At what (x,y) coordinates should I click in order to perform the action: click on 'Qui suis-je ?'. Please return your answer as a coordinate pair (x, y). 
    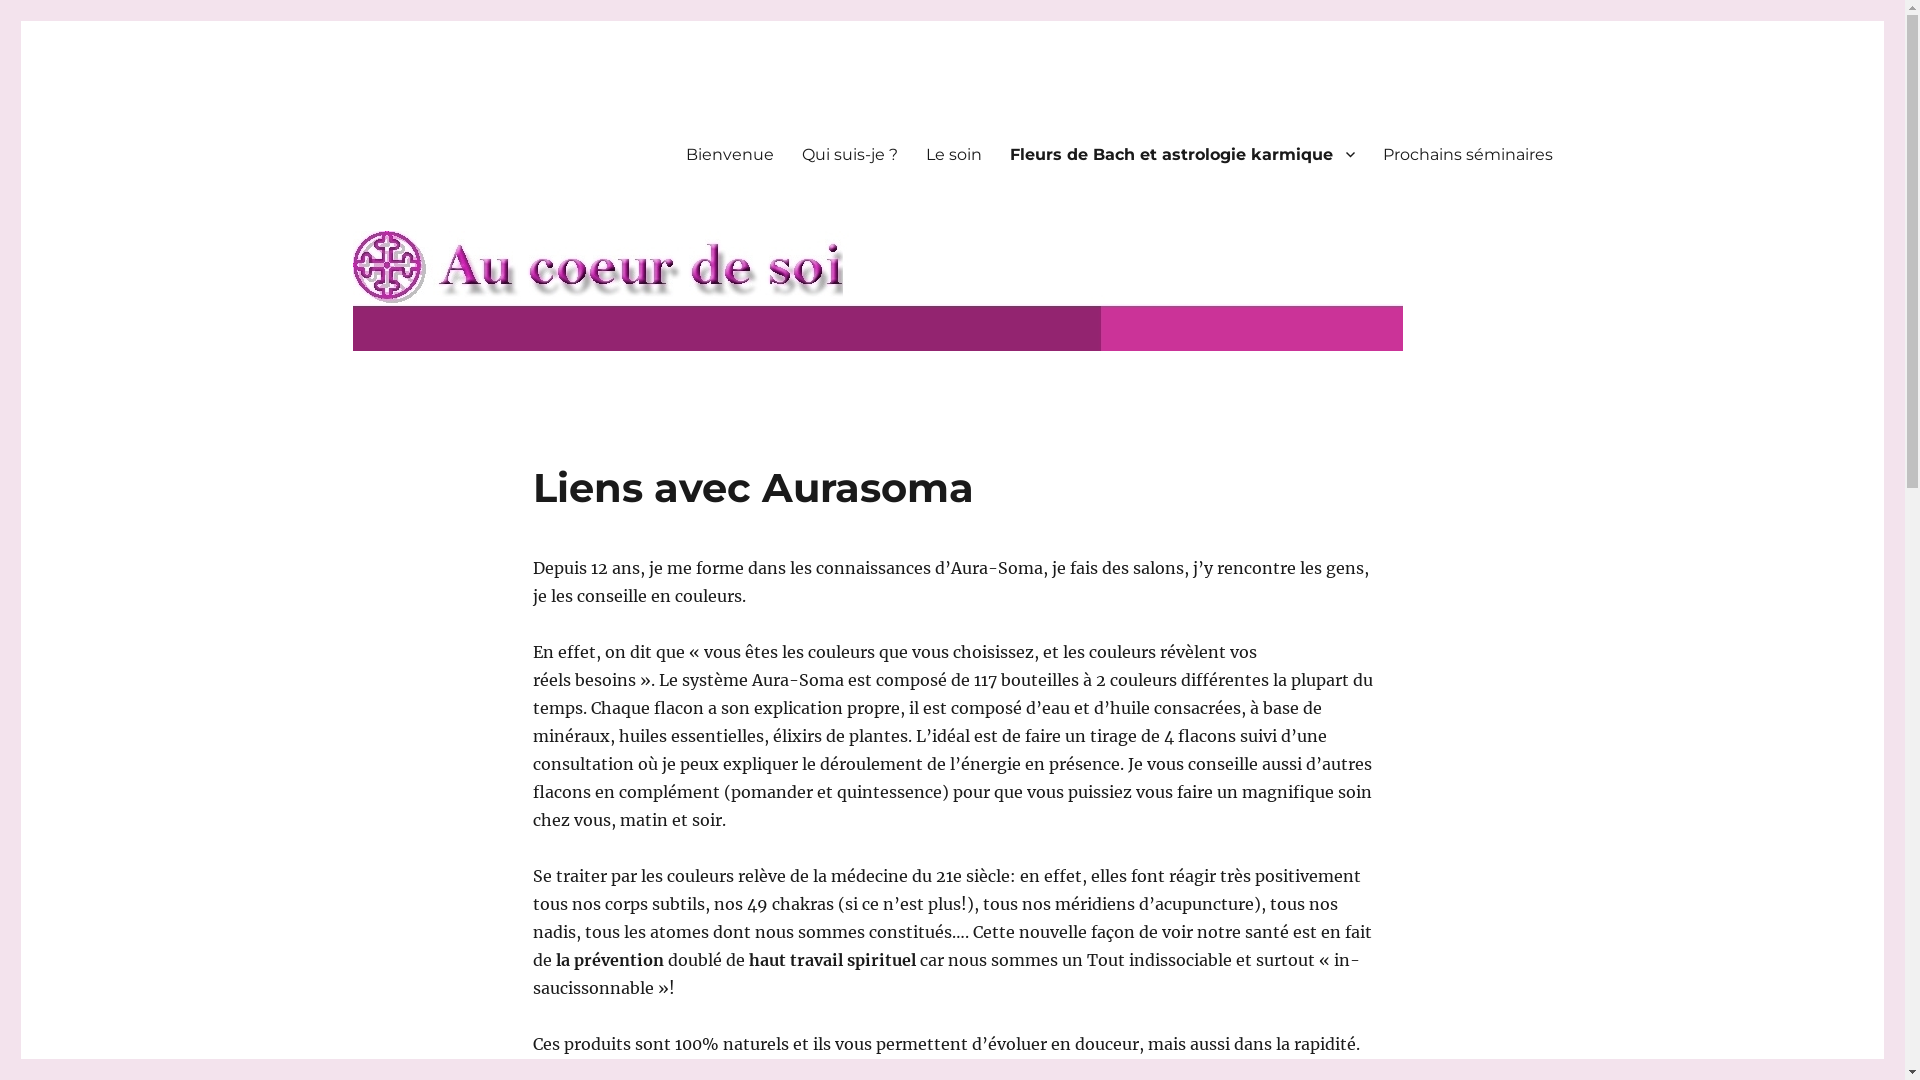
    Looking at the image, I should click on (786, 153).